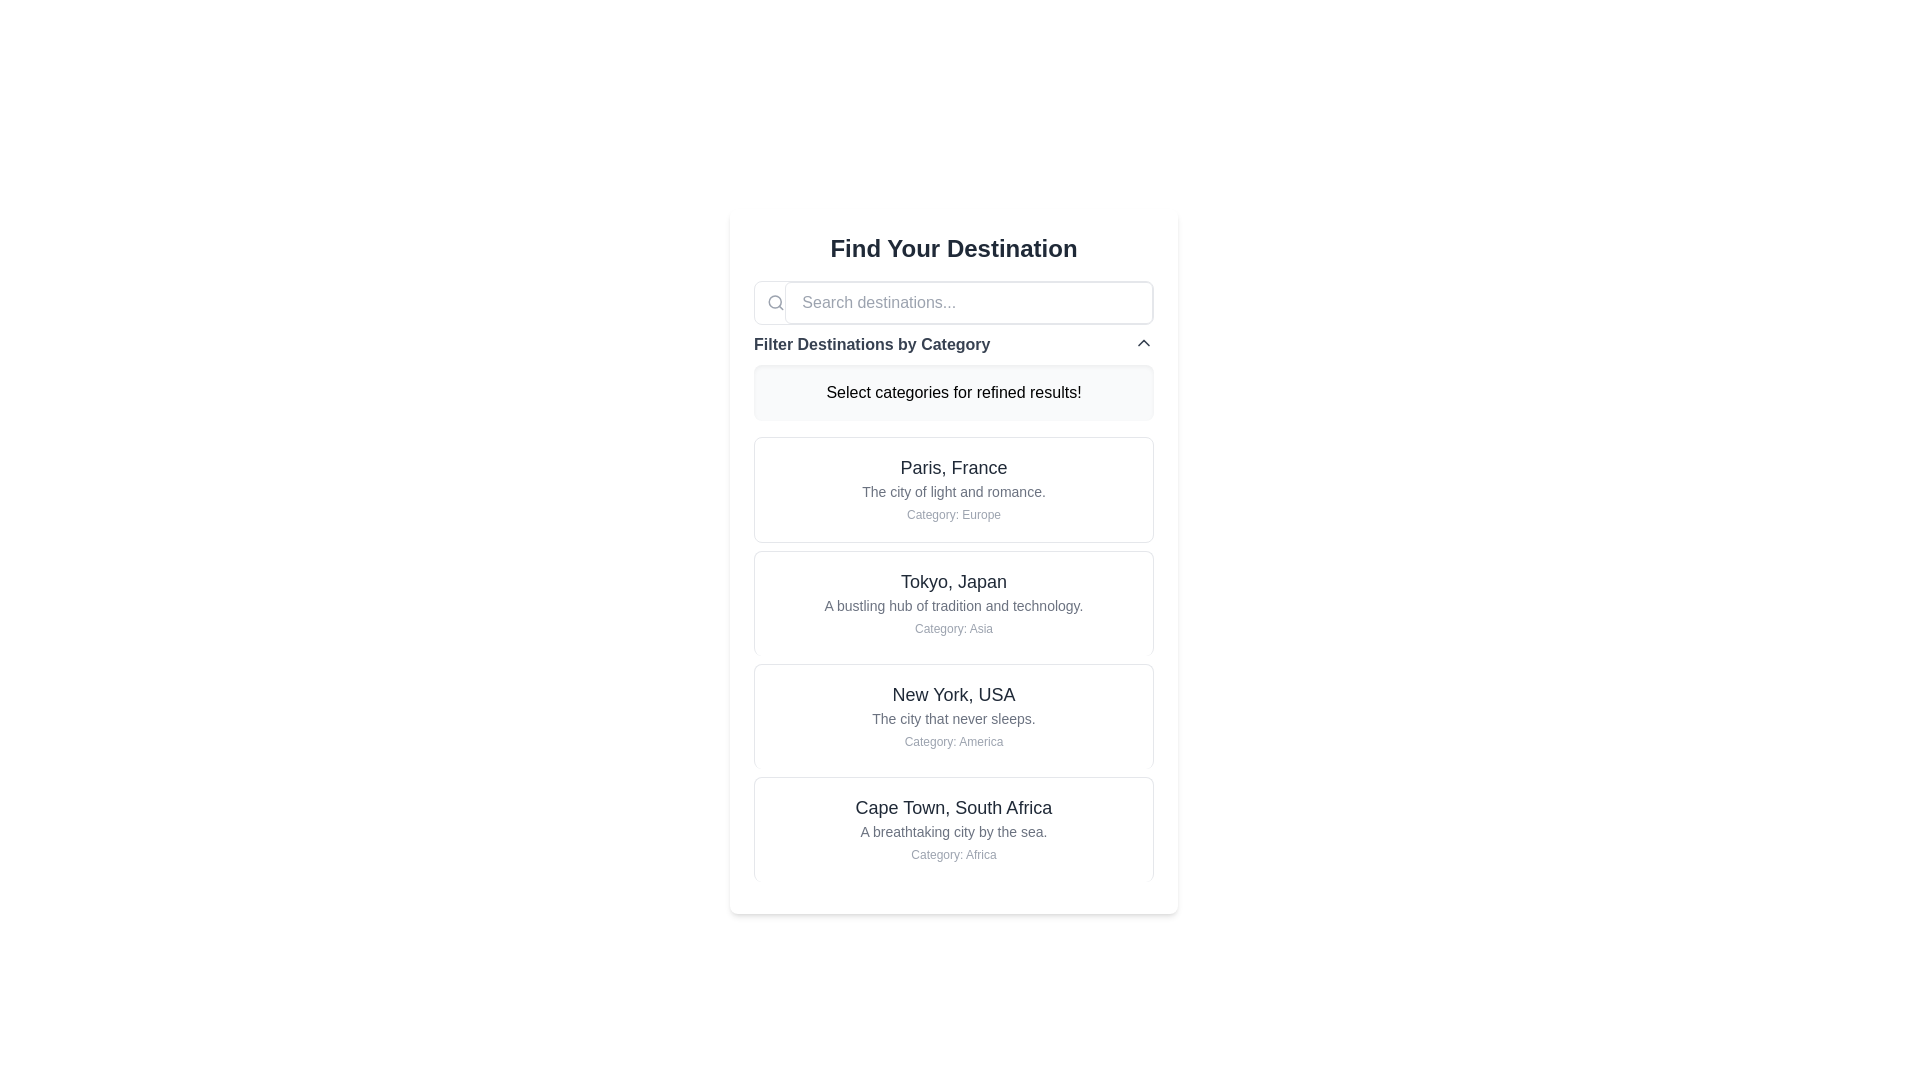  I want to click on the small upward-pointing chevron icon located at the right end of the 'Filter Destinations by Category' label, so click(1143, 342).